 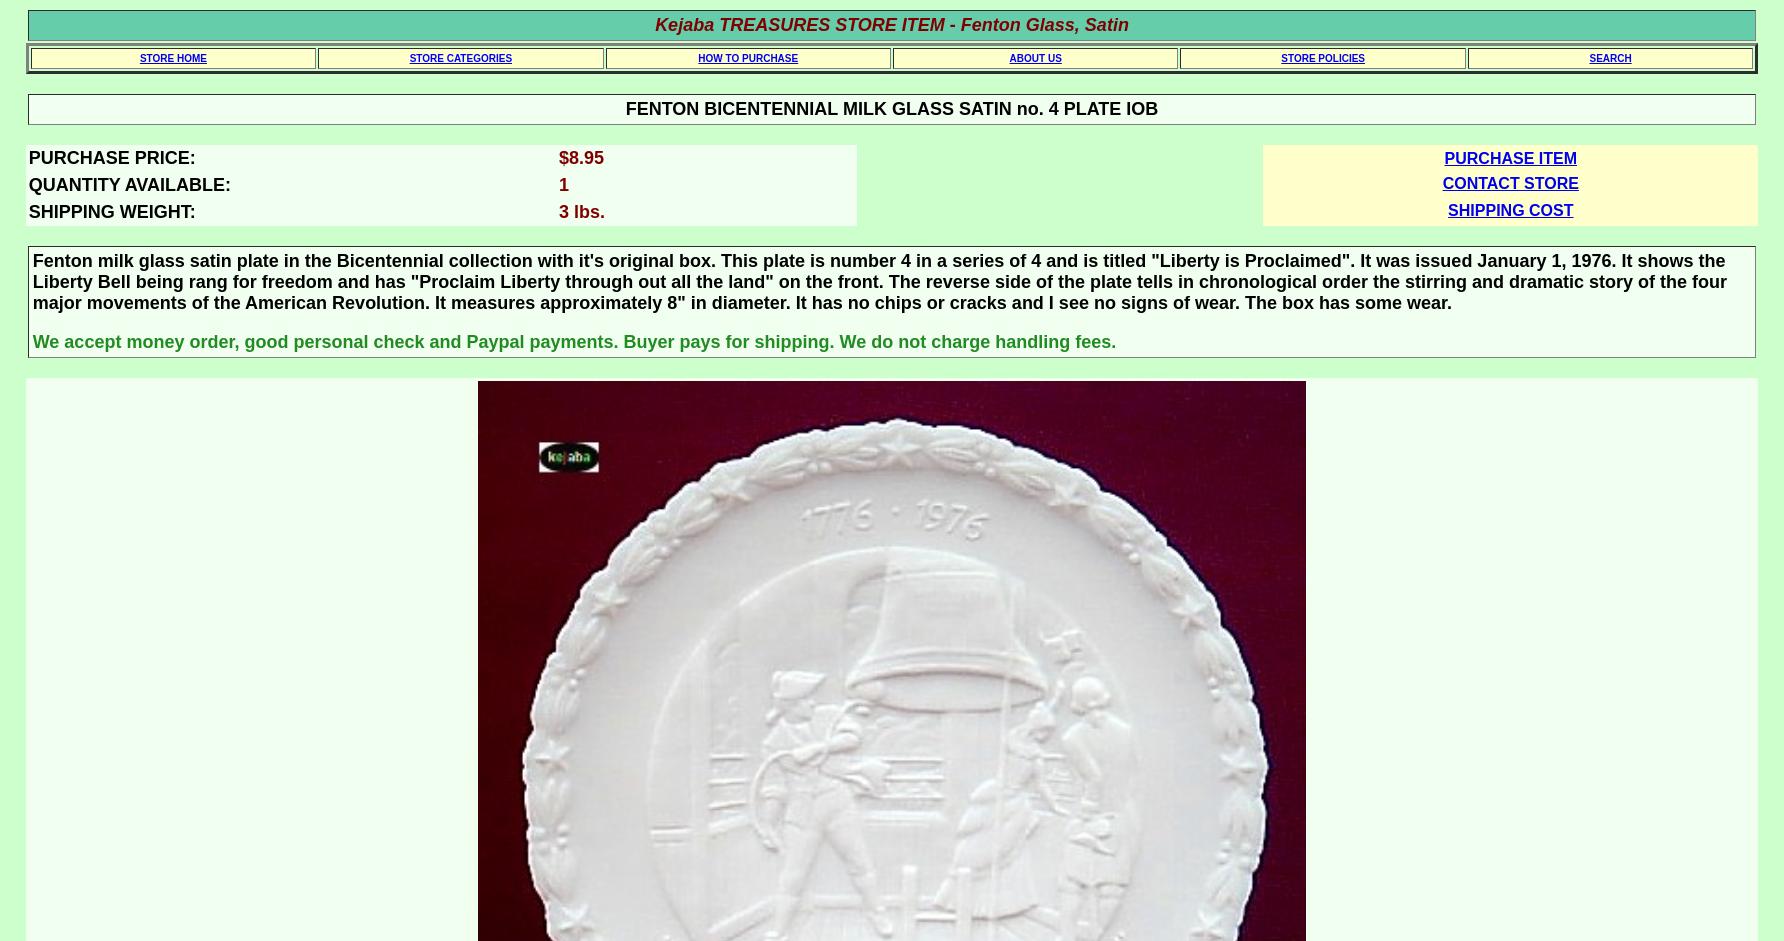 What do you see at coordinates (890, 25) in the screenshot?
I see `'Kejaba TREASURES STORE ITEM - Fenton Glass, Satin'` at bounding box center [890, 25].